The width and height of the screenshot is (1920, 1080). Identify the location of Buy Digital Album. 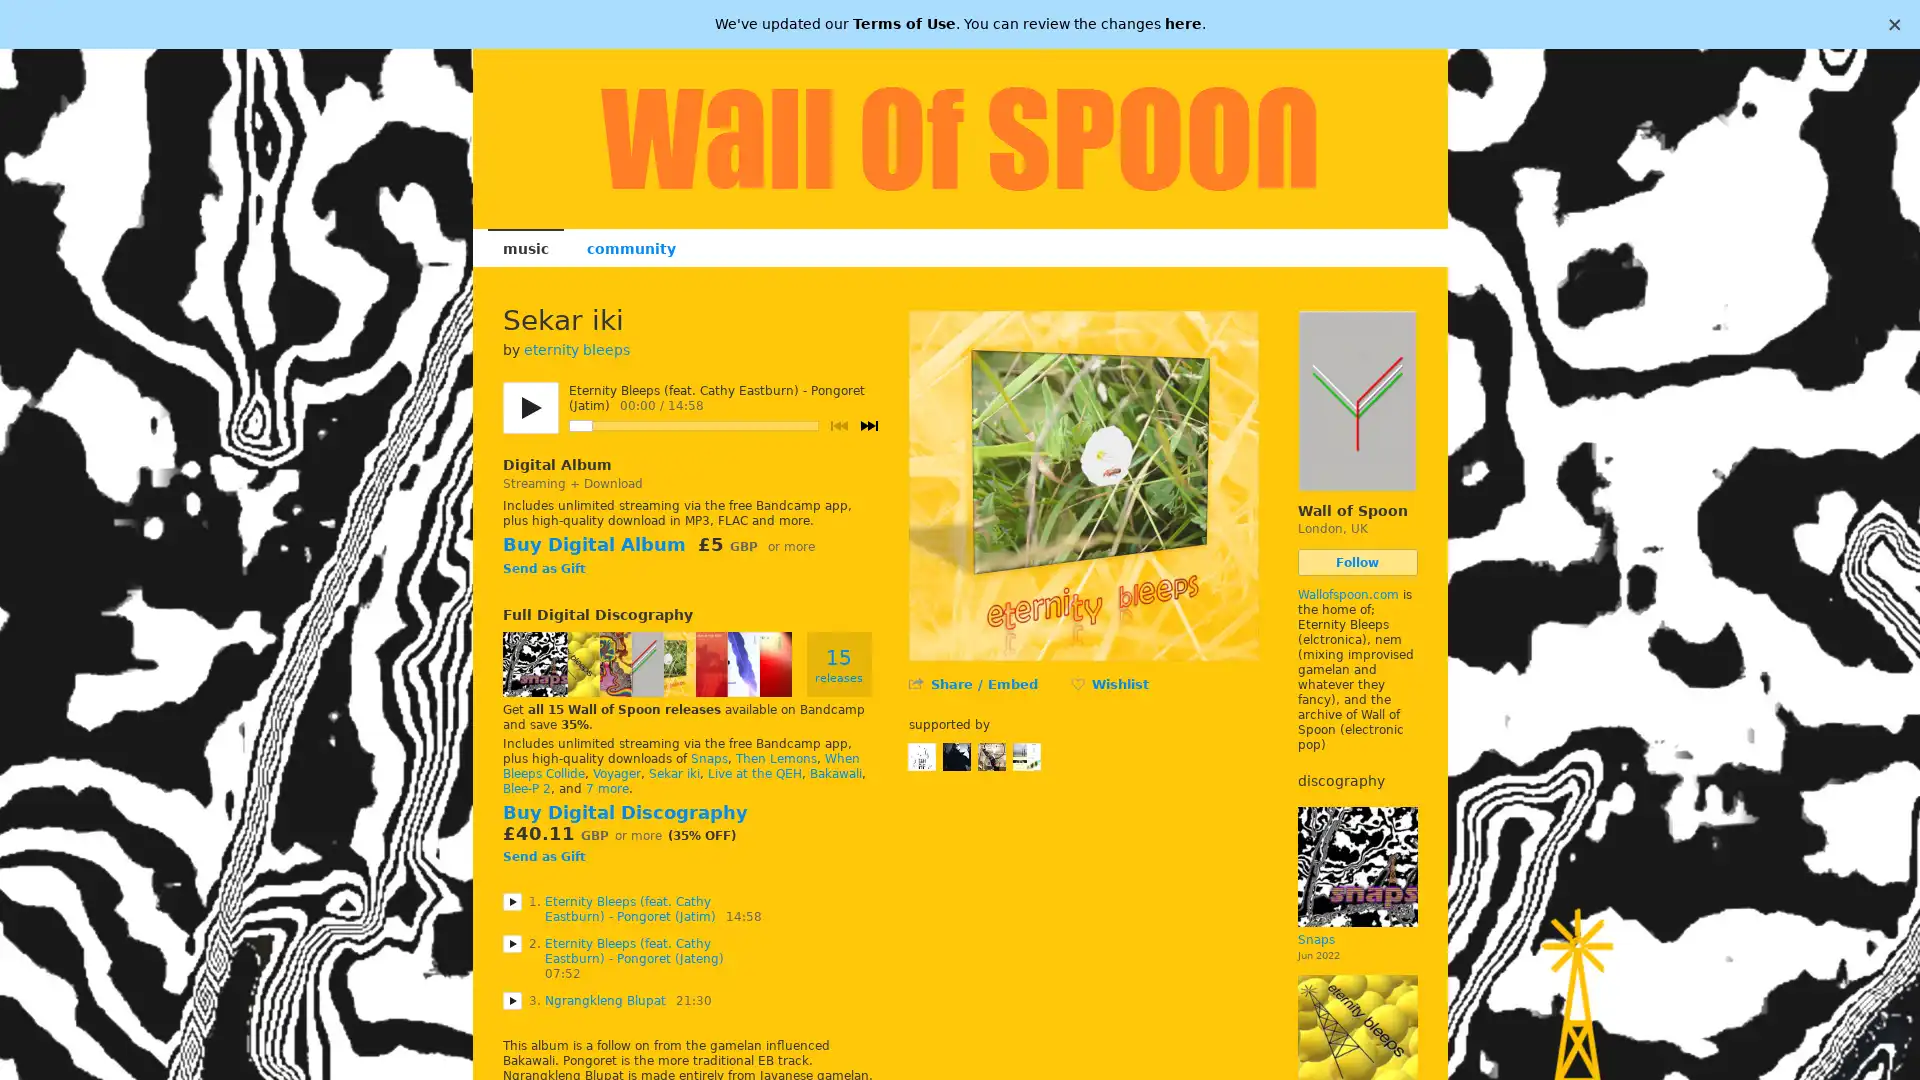
(592, 544).